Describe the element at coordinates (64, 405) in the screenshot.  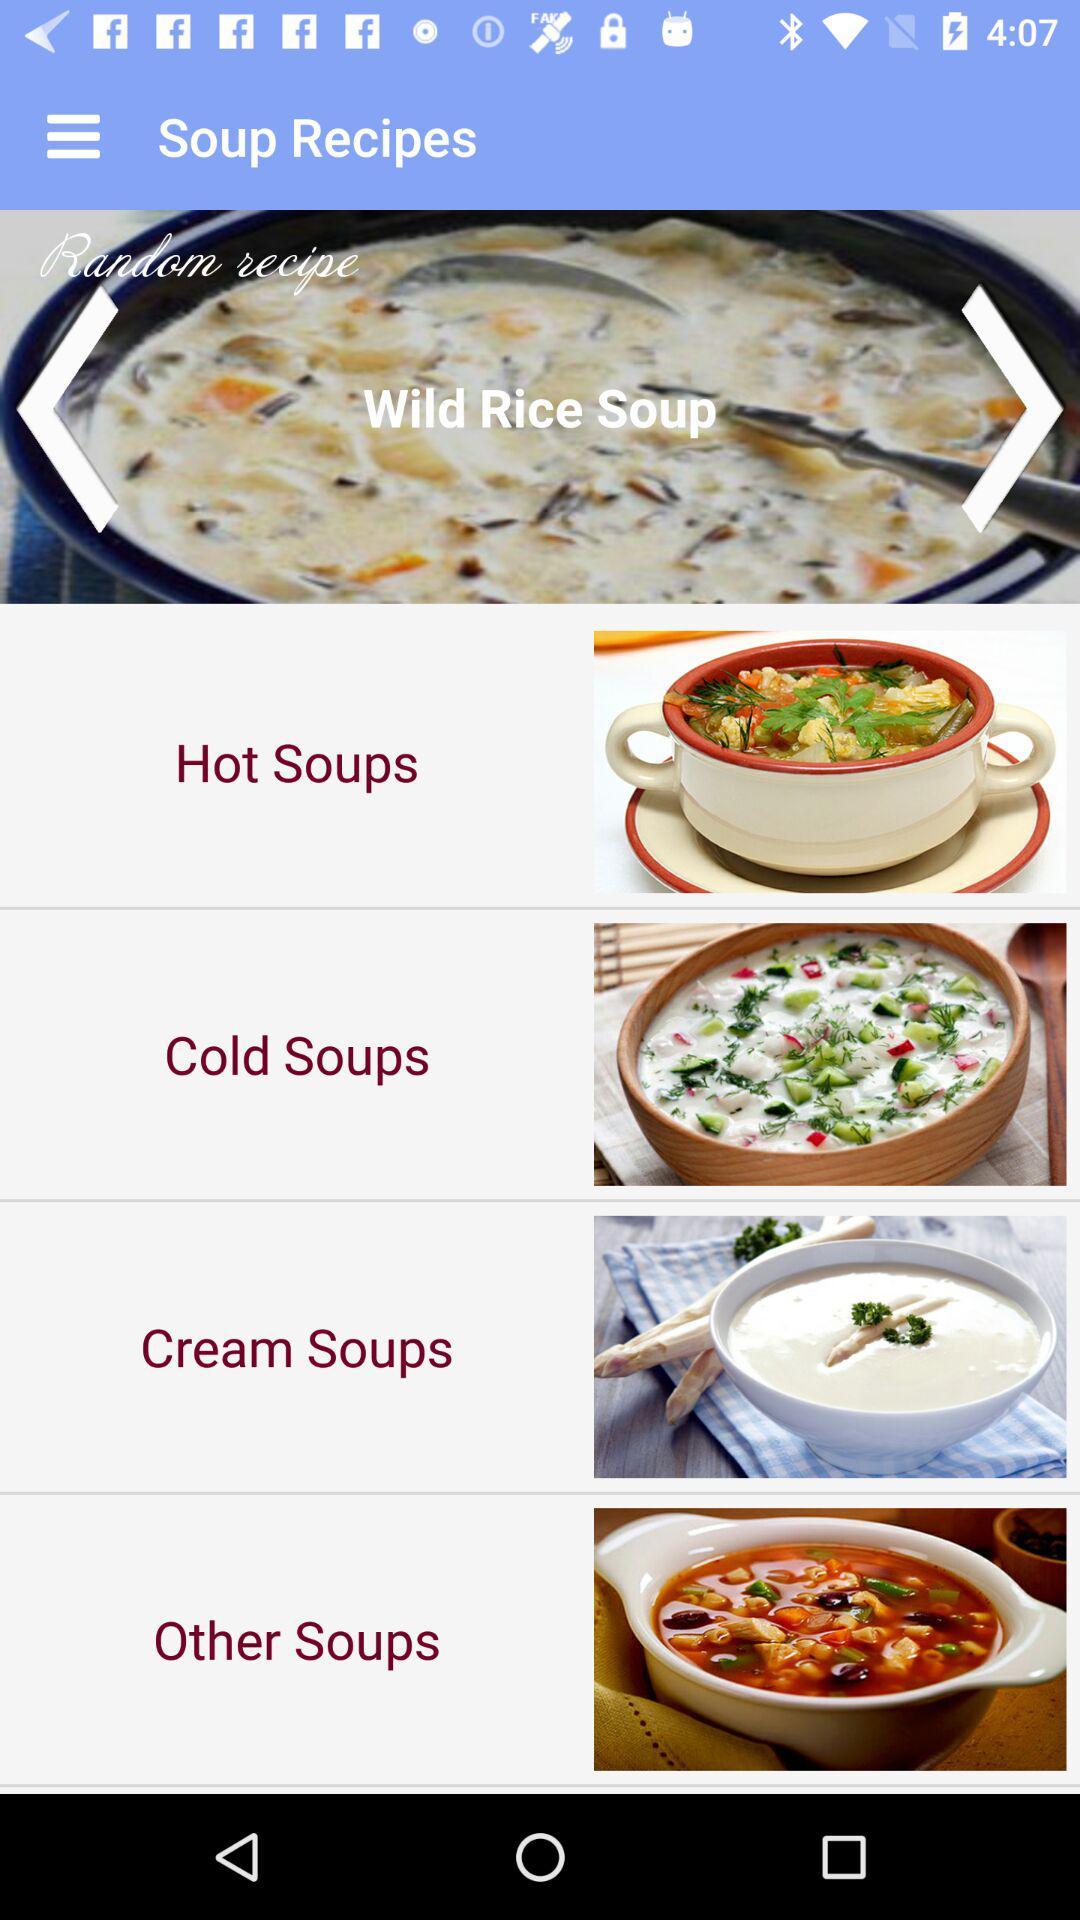
I see `previous recipe` at that location.